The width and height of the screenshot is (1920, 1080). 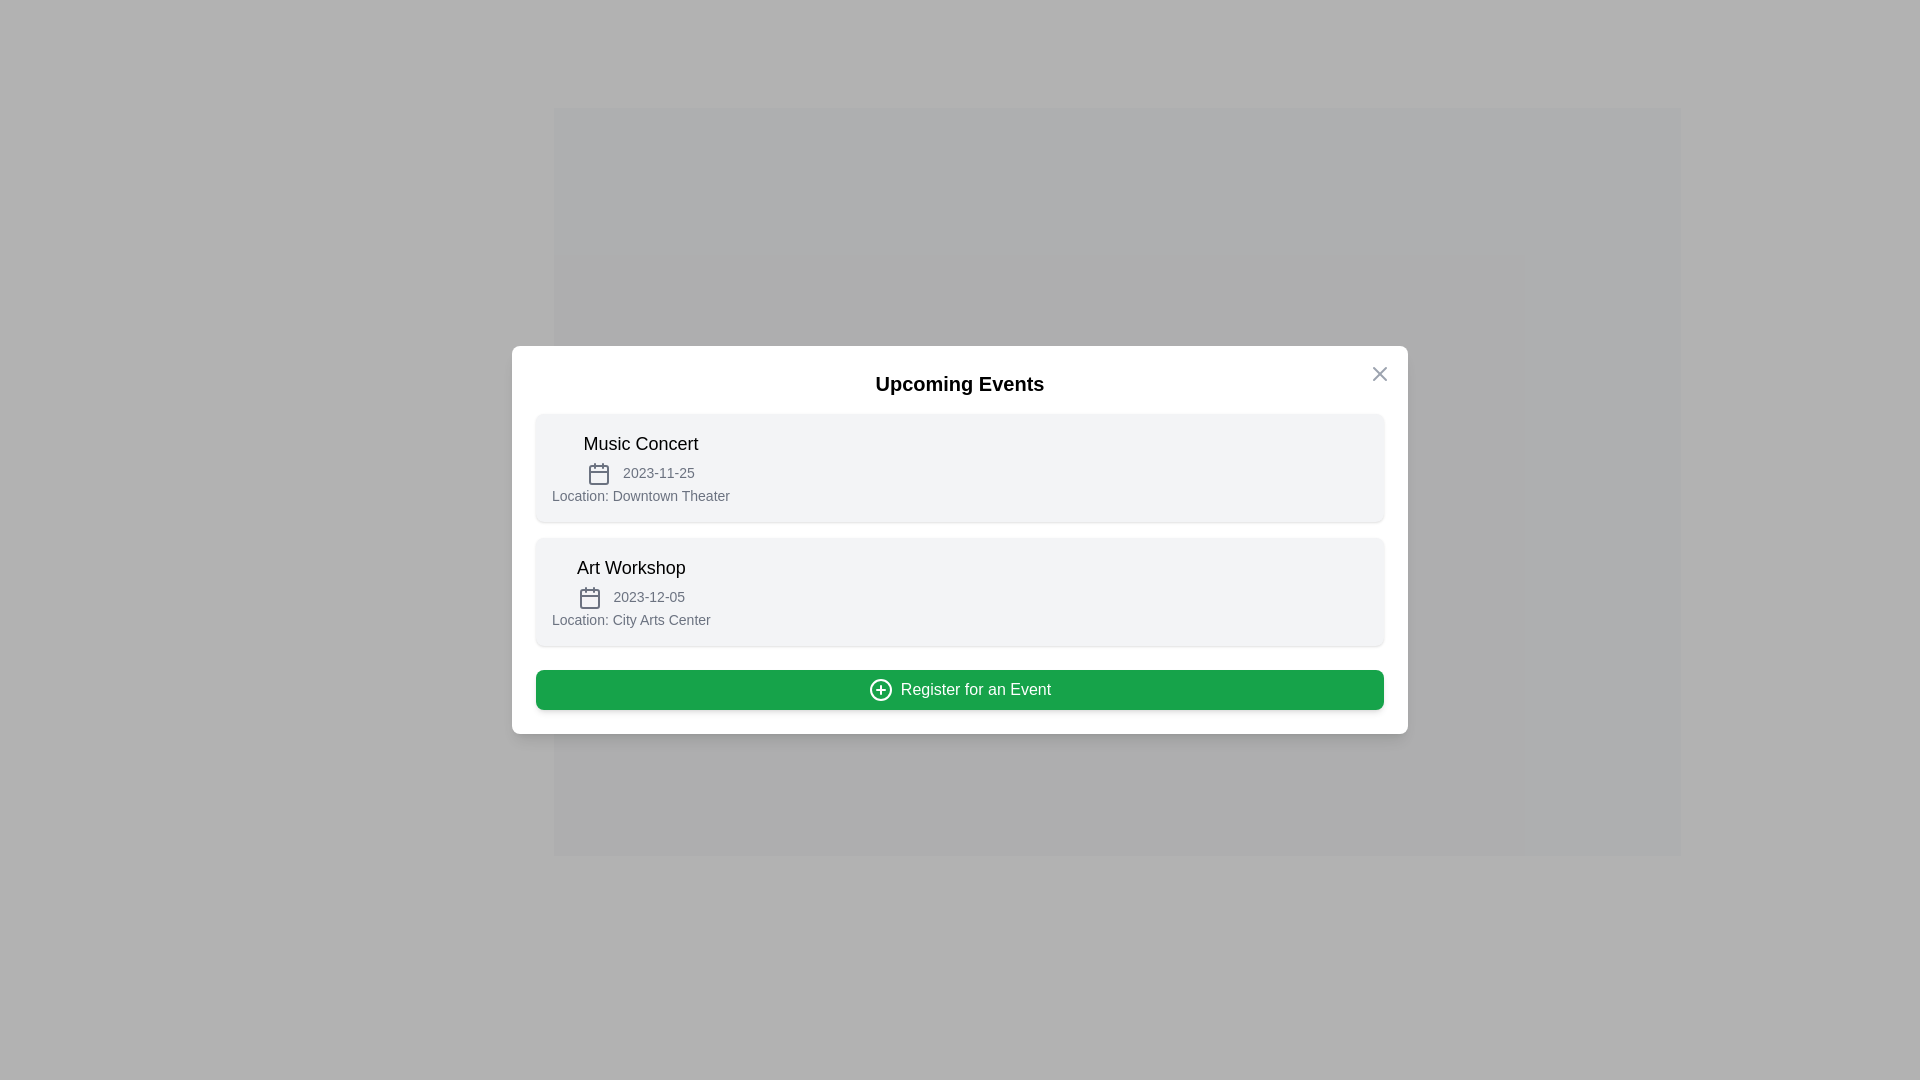 I want to click on the registration button located at the bottom of the 'Upcoming Events' section, underneath the events 'Music Concert' and 'Art Workshop', so click(x=960, y=689).